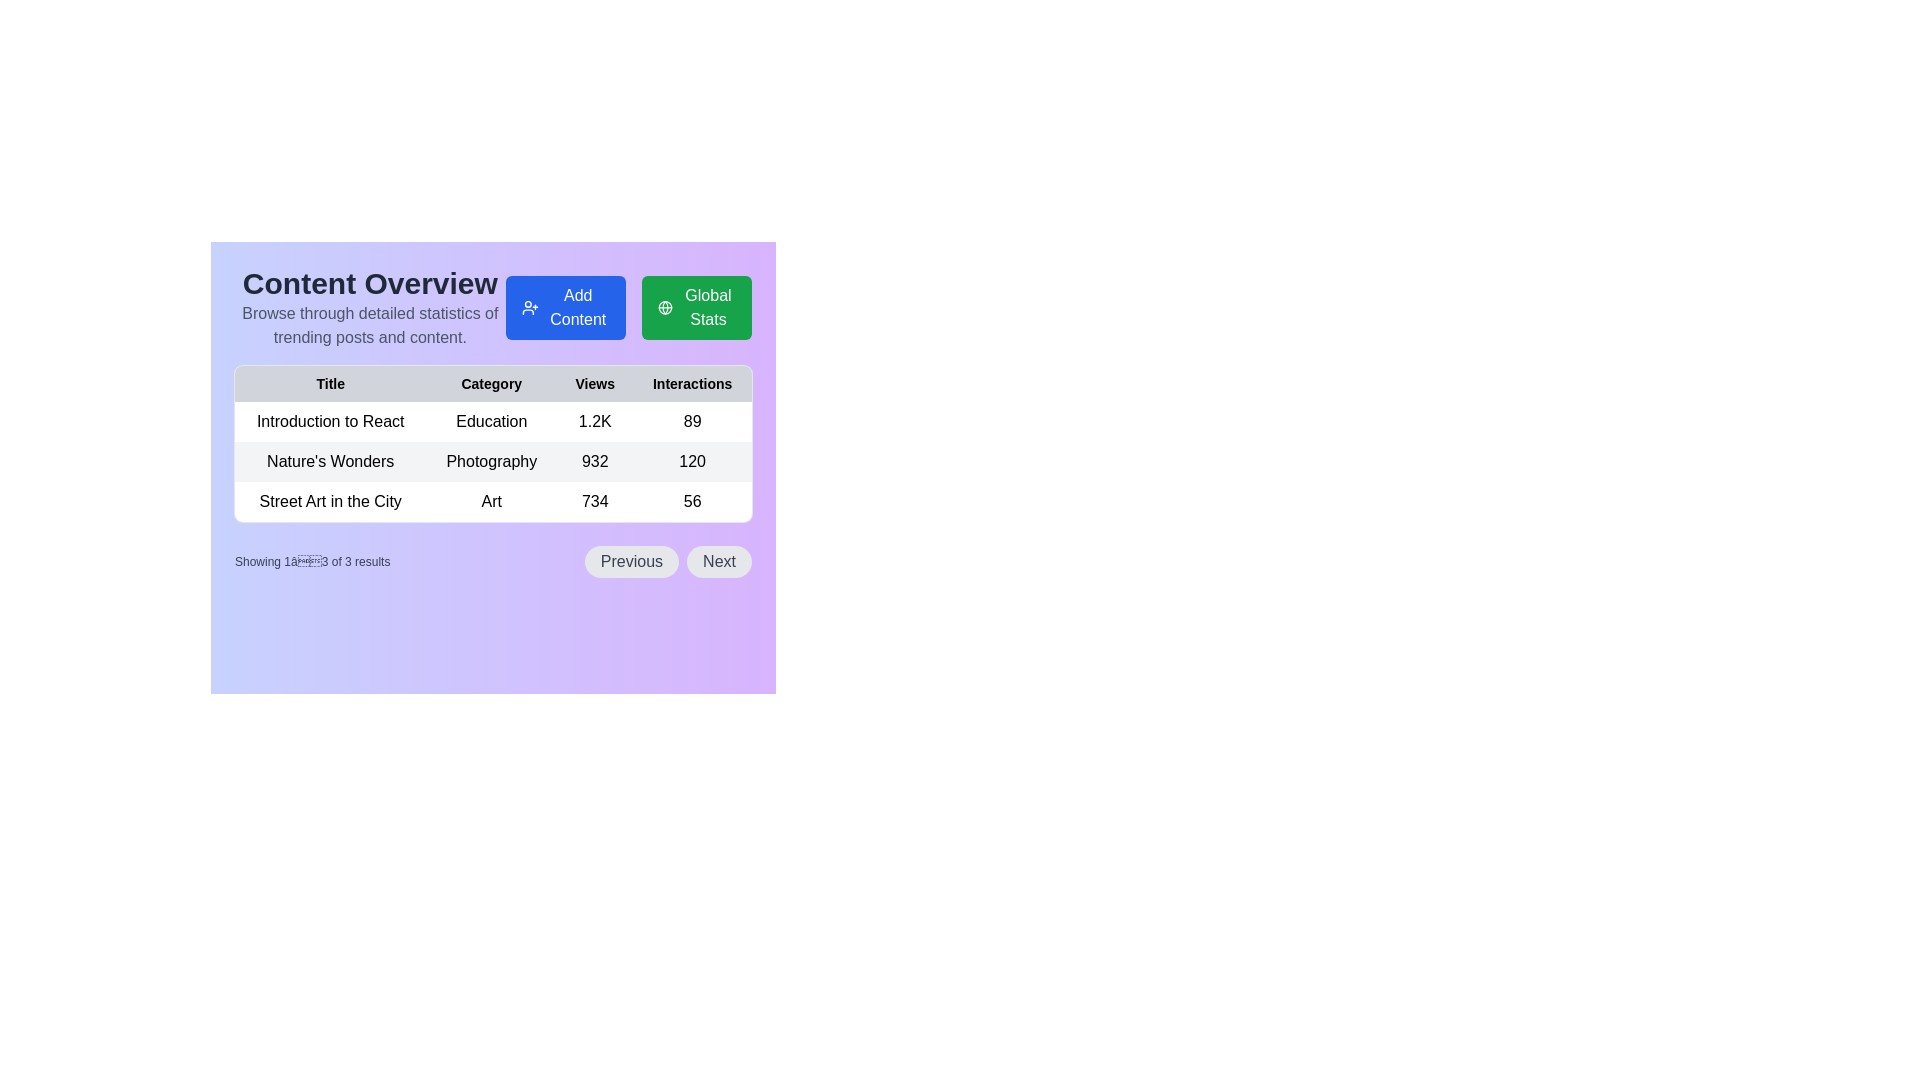  Describe the element at coordinates (330, 462) in the screenshot. I see `displayed text from the Text Label located in the first column of the second row under the 'Title' column, adjacent to 'Photography'` at that location.